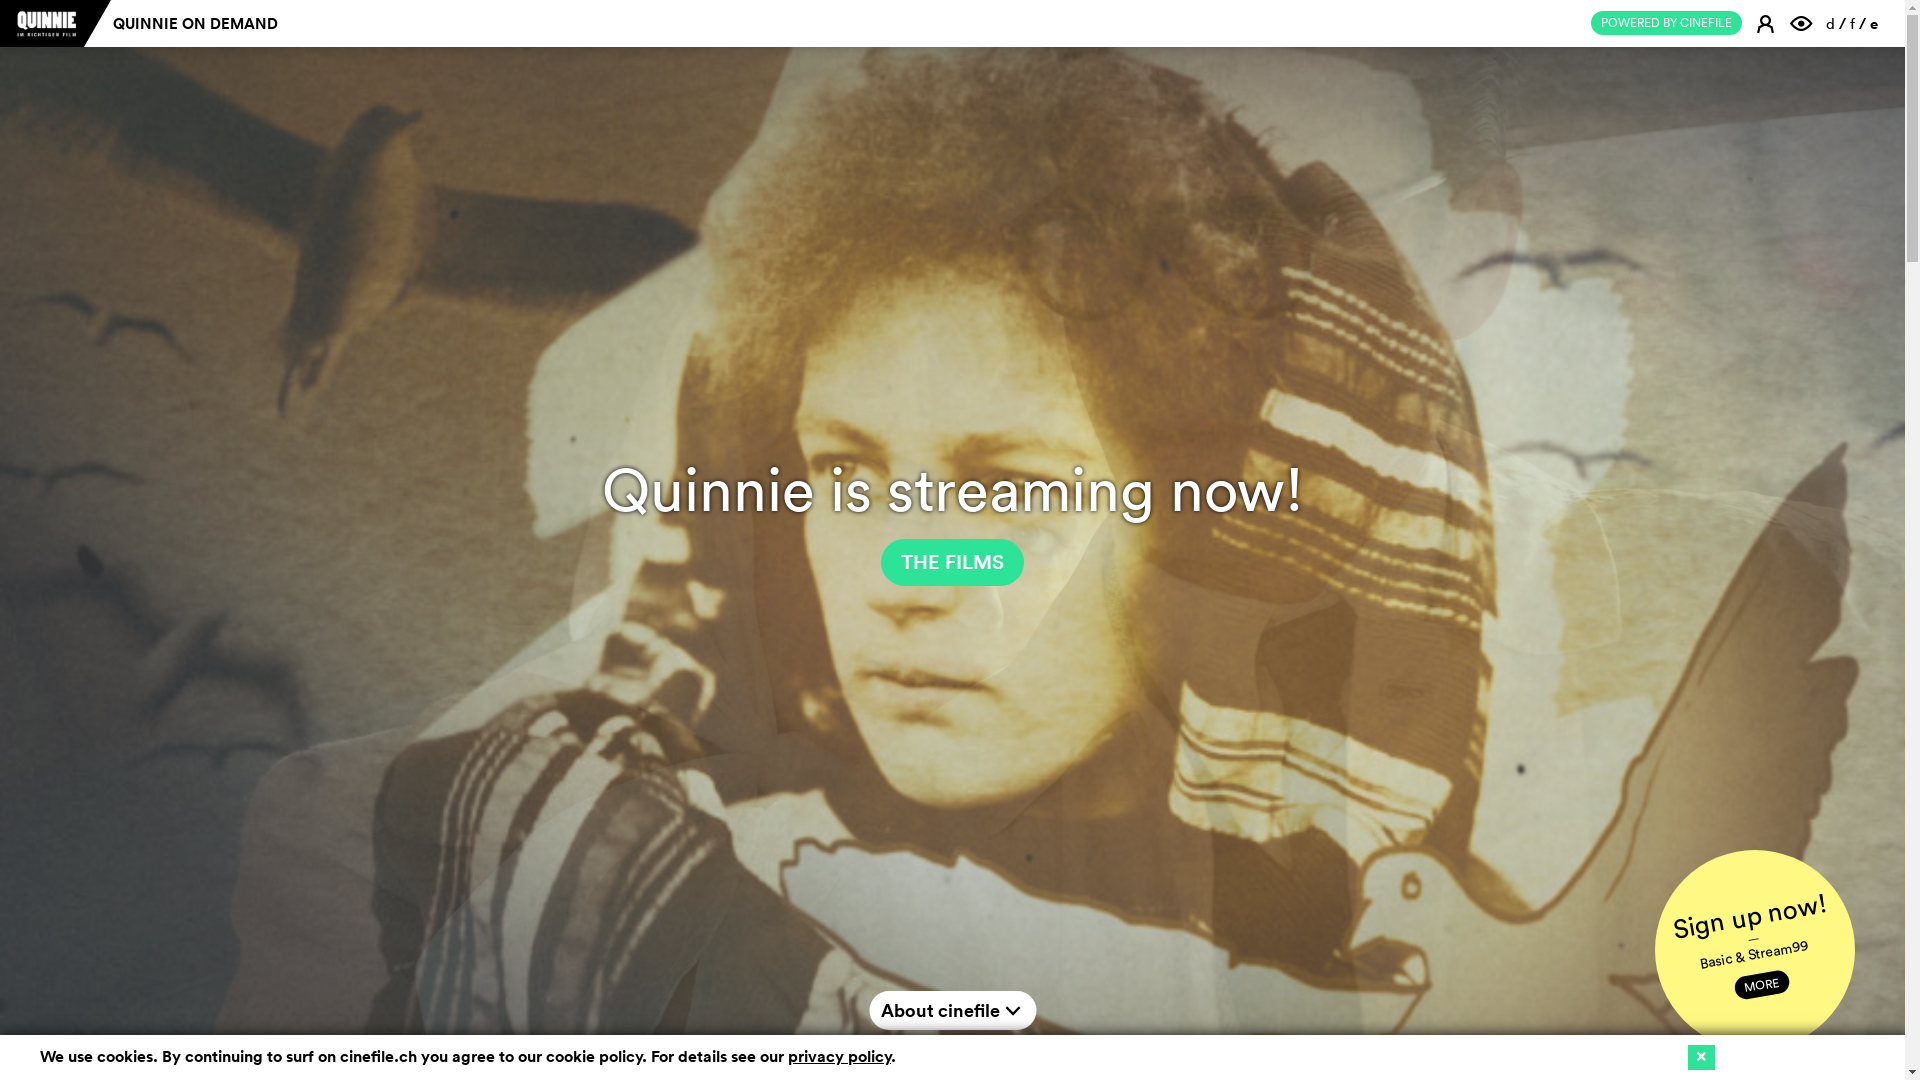 Image resolution: width=1920 pixels, height=1080 pixels. Describe the element at coordinates (951, 1010) in the screenshot. I see `'About cinefile q'` at that location.